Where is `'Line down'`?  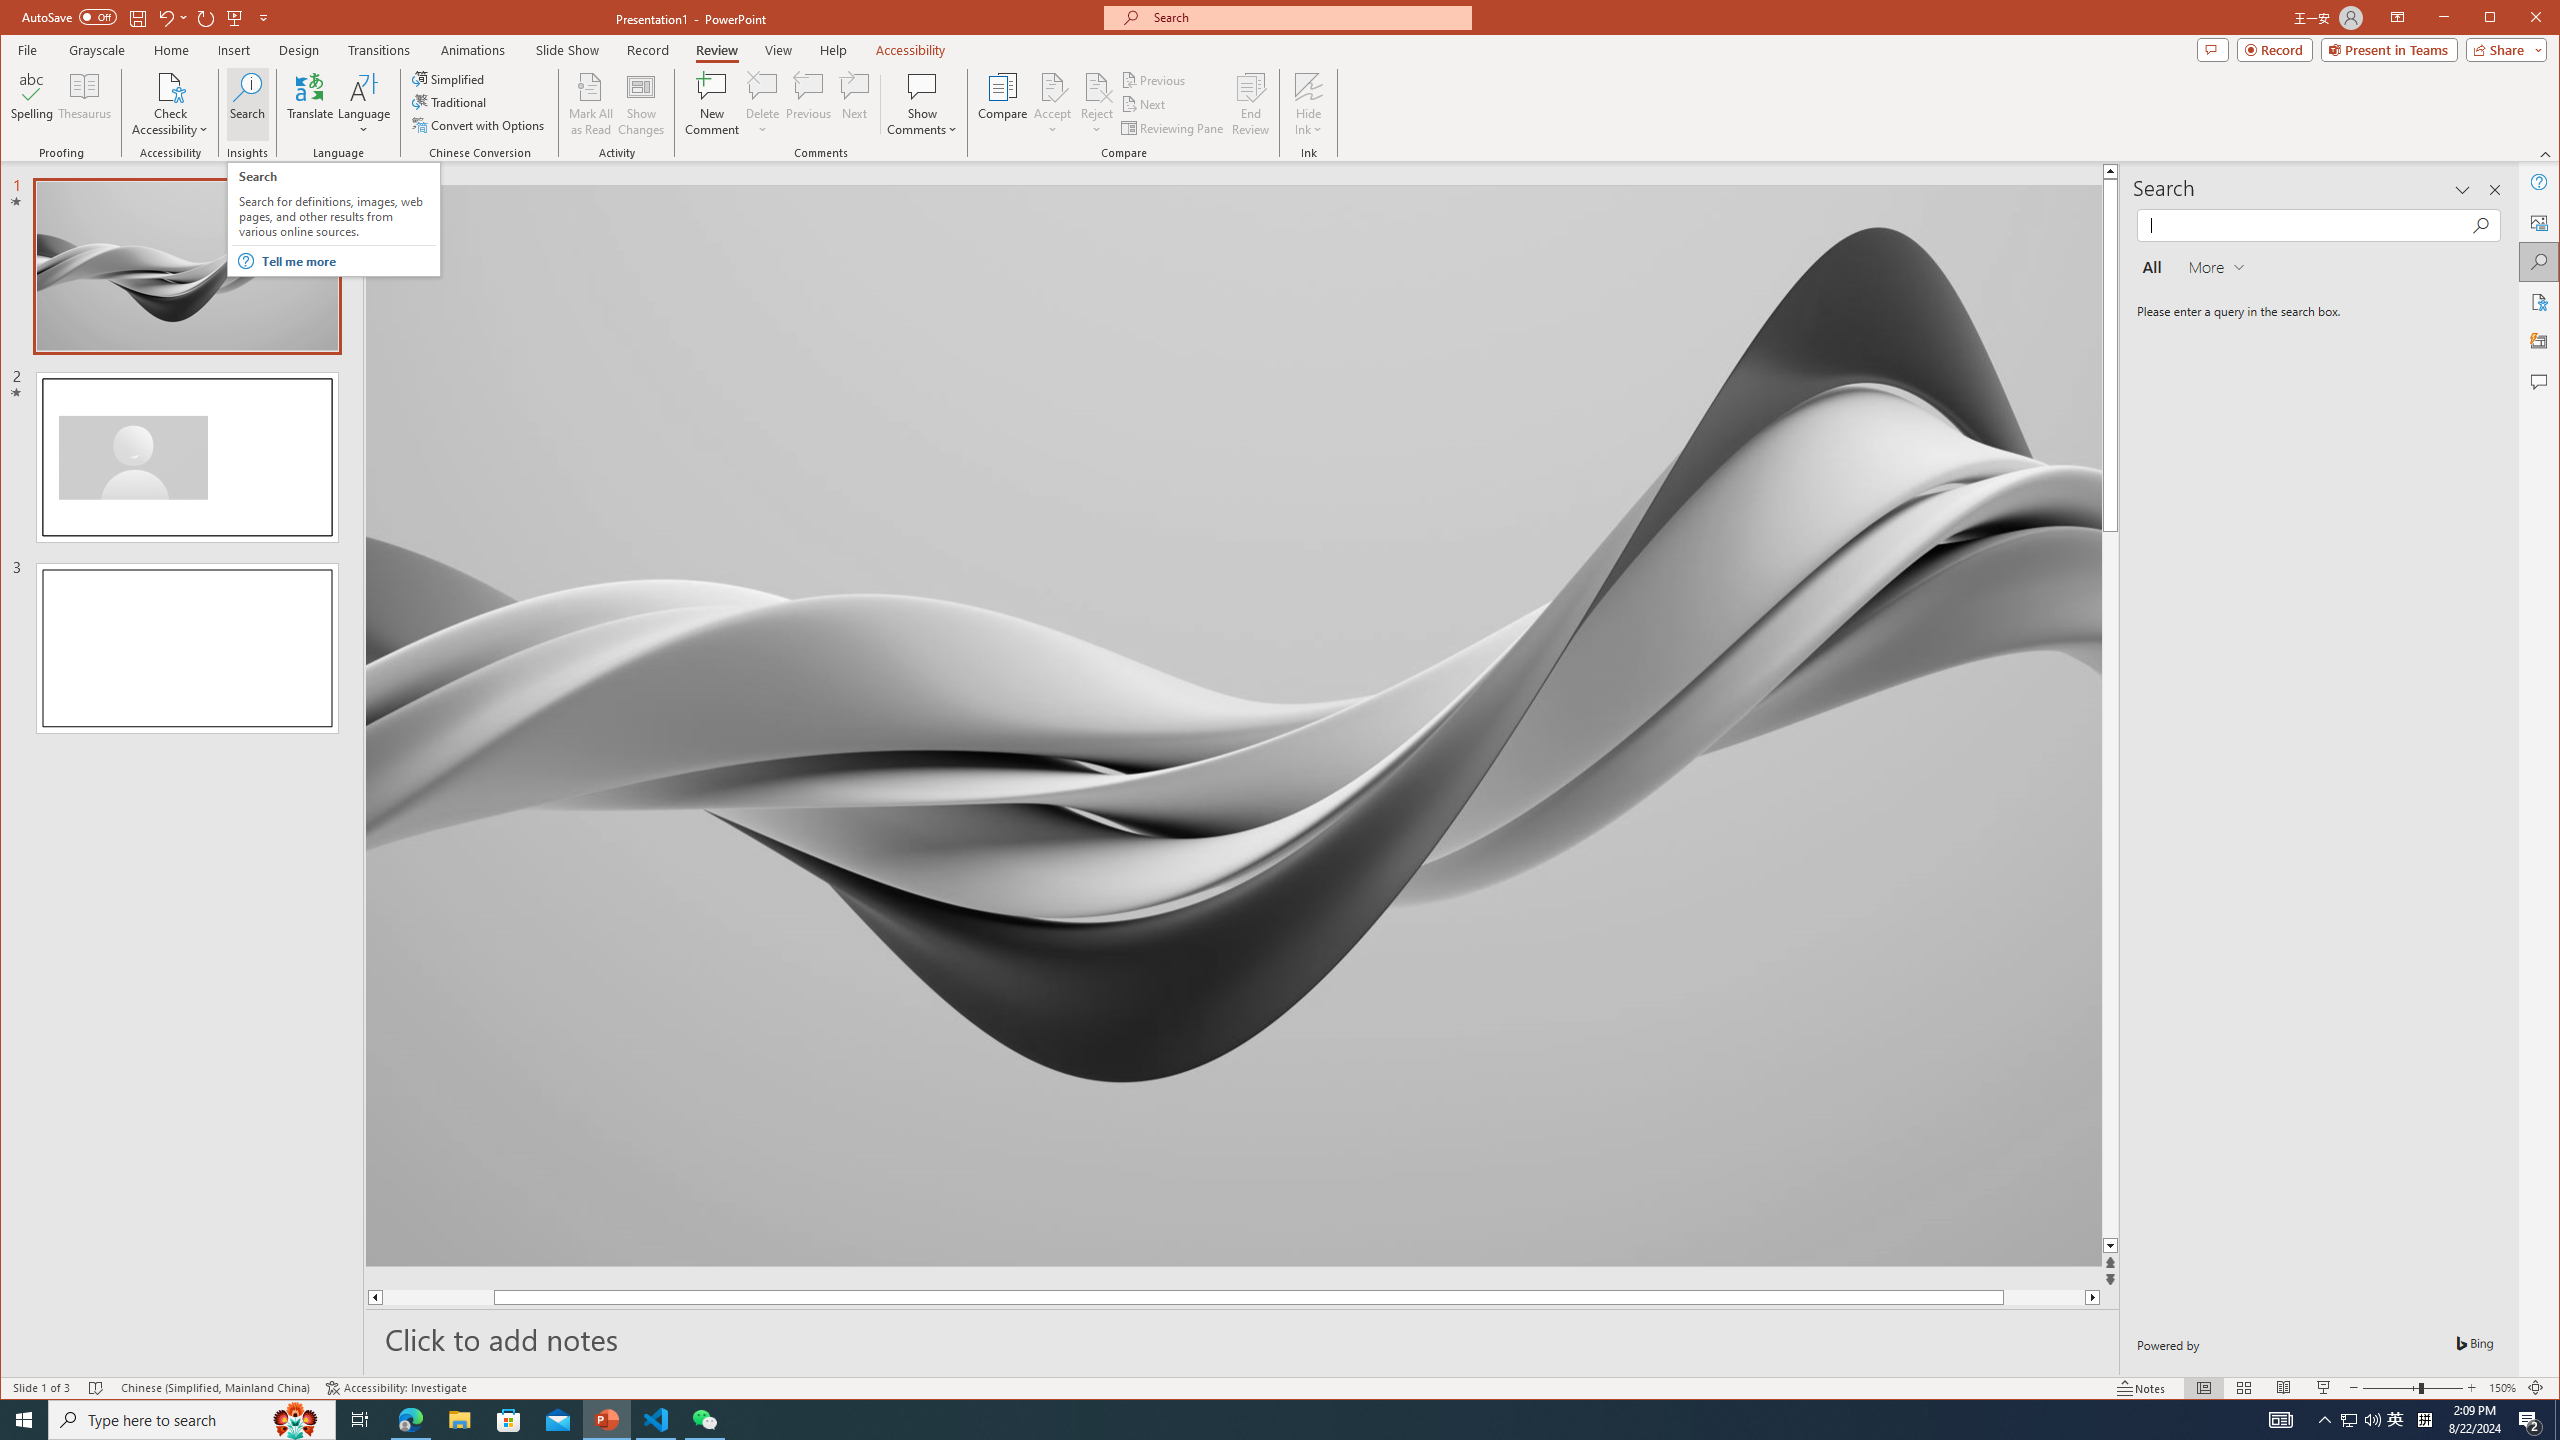
'Line down' is located at coordinates (2221, 1246).